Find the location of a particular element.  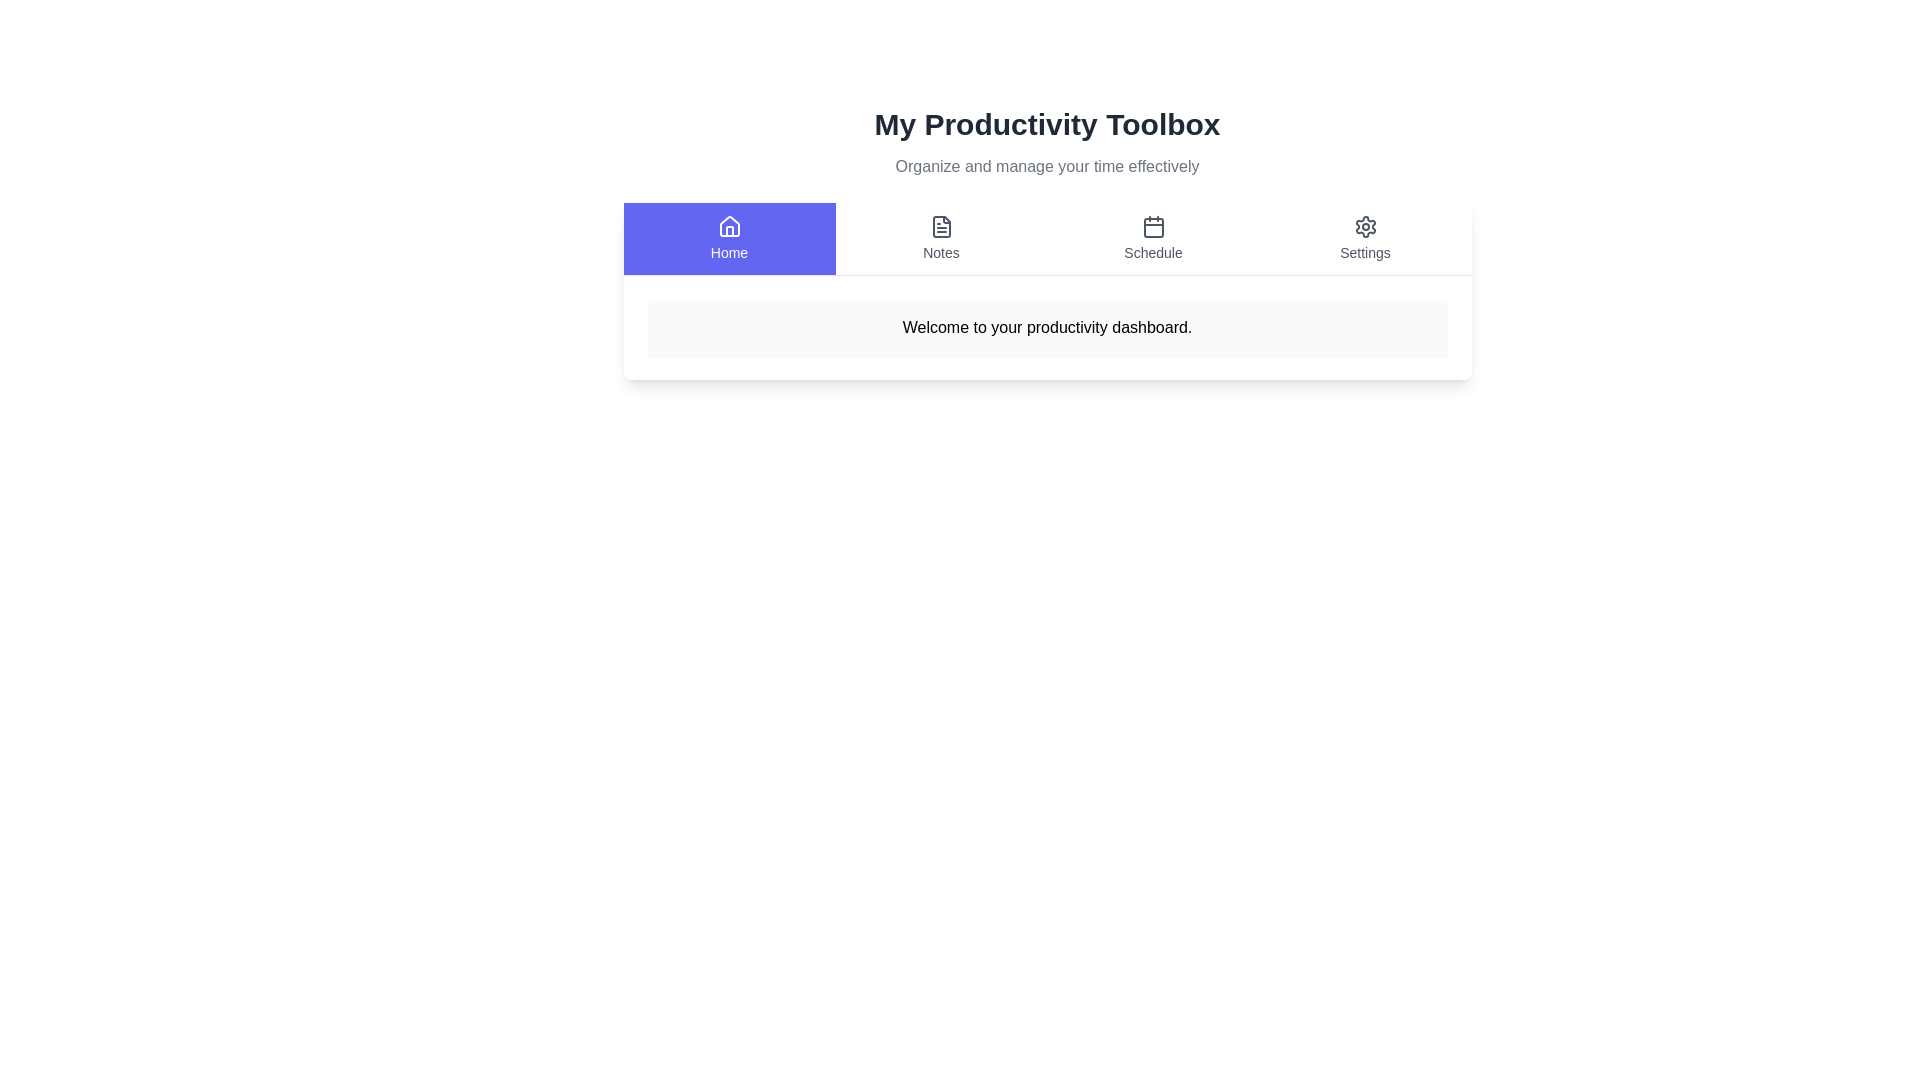

the 'Schedule' navigation button by using the Tab key to select it is located at coordinates (1153, 238).